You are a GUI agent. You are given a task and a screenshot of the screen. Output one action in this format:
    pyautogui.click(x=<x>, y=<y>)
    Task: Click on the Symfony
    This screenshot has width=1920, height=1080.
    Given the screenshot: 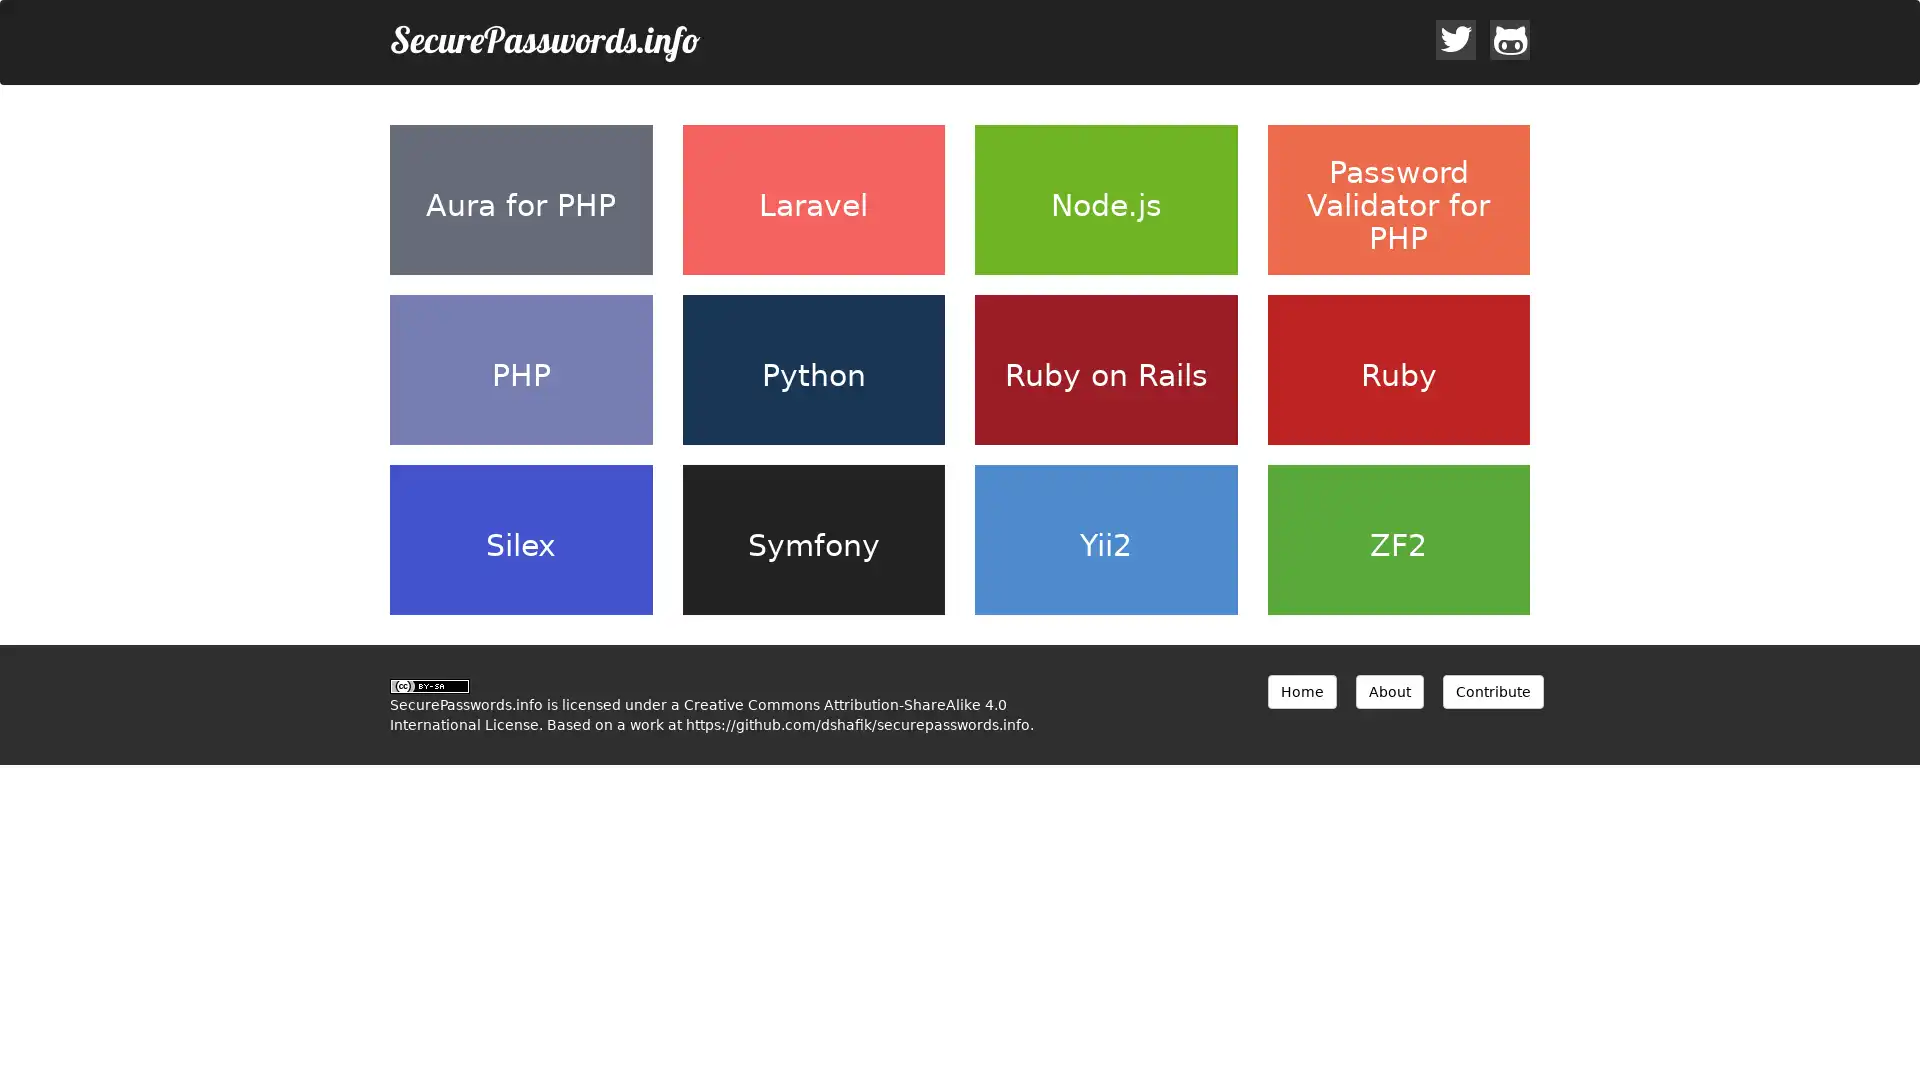 What is the action you would take?
    pyautogui.click(x=813, y=540)
    